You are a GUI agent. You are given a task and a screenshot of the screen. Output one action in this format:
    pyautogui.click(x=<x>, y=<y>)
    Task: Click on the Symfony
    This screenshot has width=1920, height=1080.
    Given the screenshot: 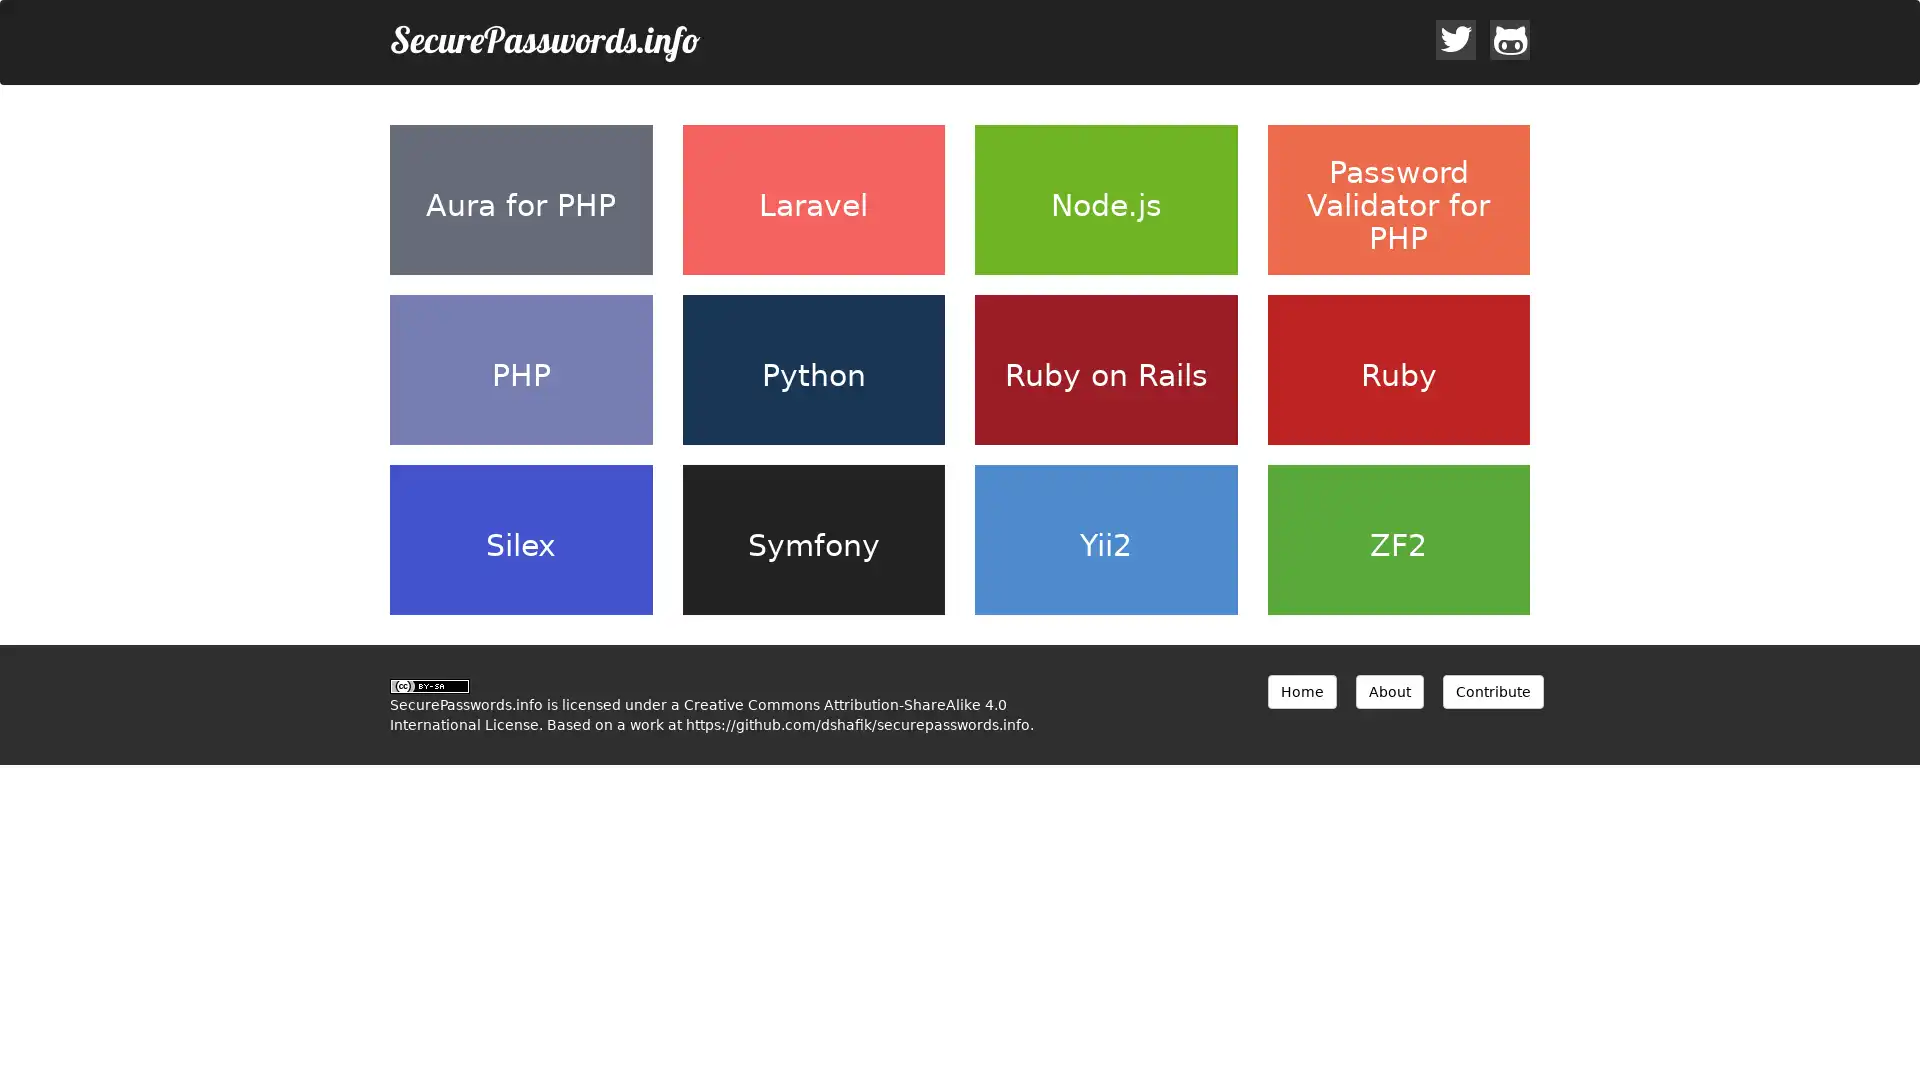 What is the action you would take?
    pyautogui.click(x=813, y=540)
    